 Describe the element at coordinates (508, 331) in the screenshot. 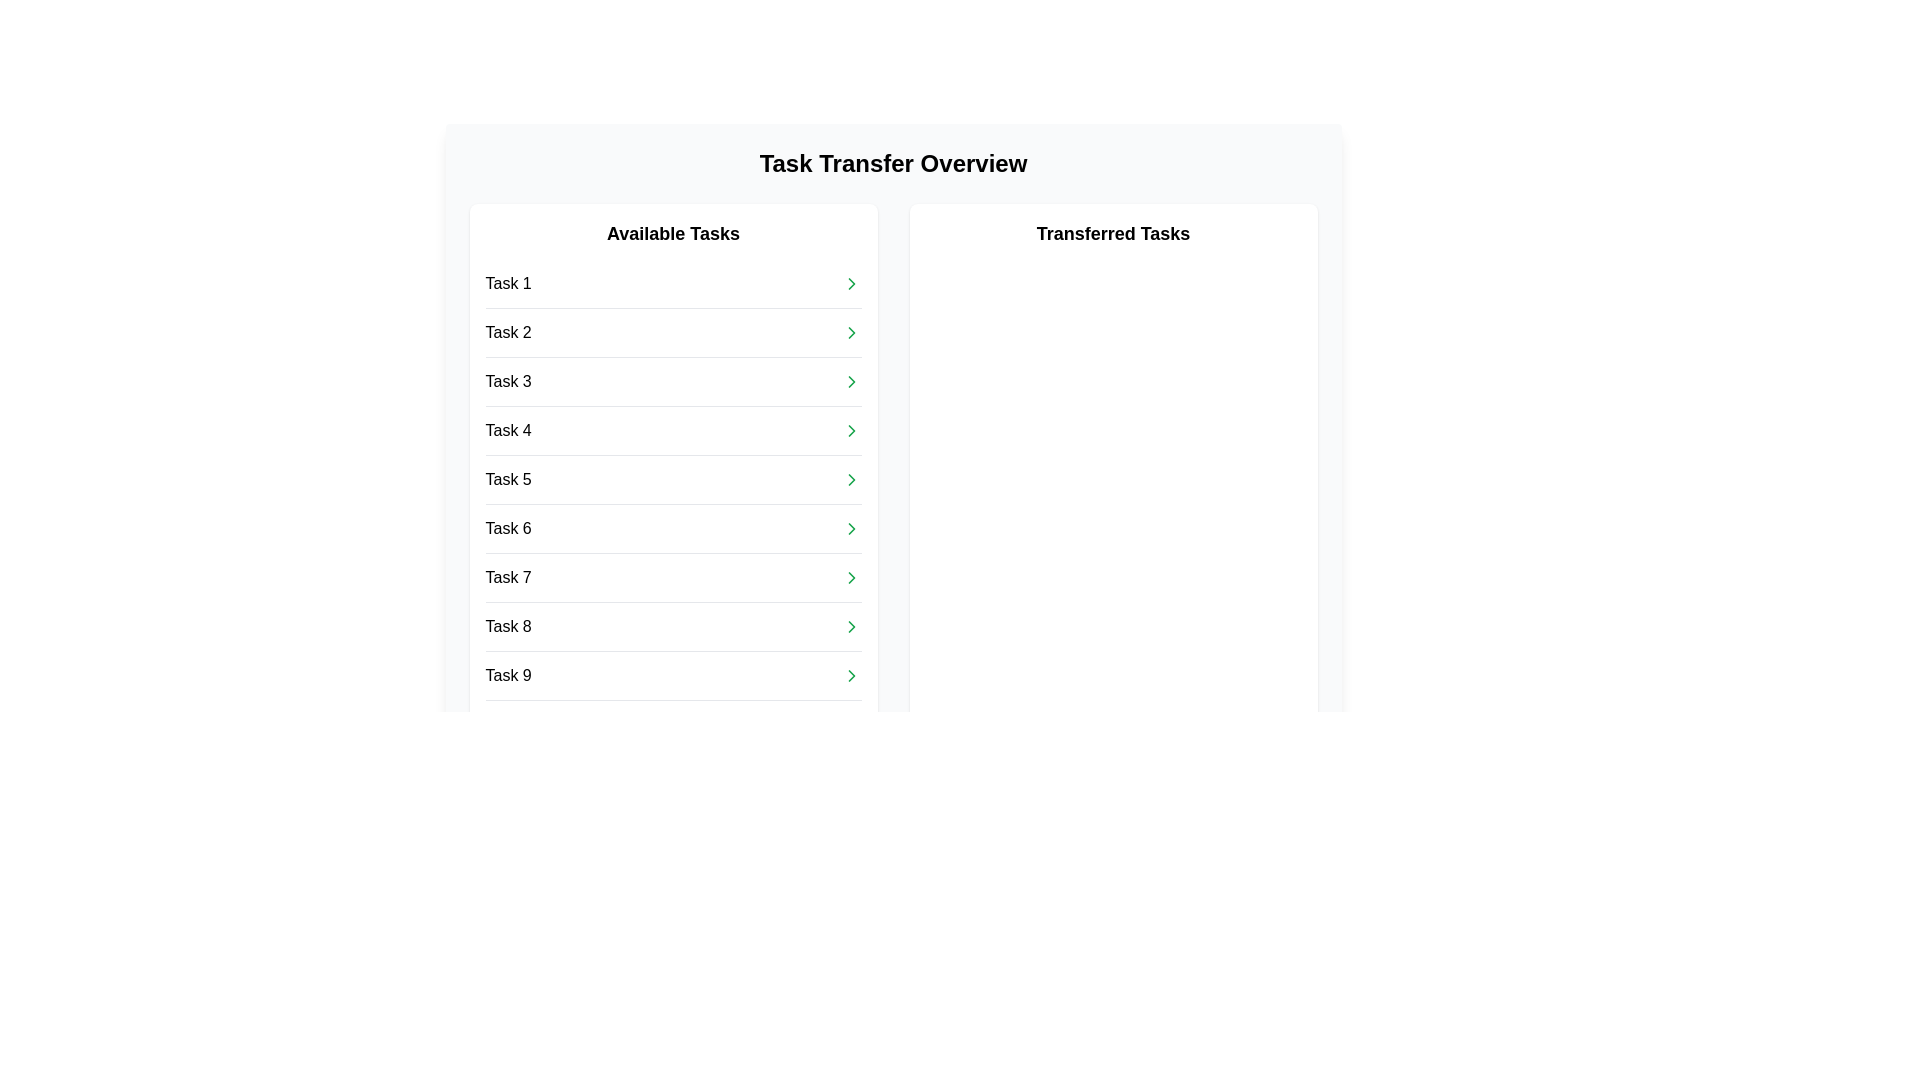

I see `the text label displaying 'Task 2' in the 'Available Tasks' column` at that location.